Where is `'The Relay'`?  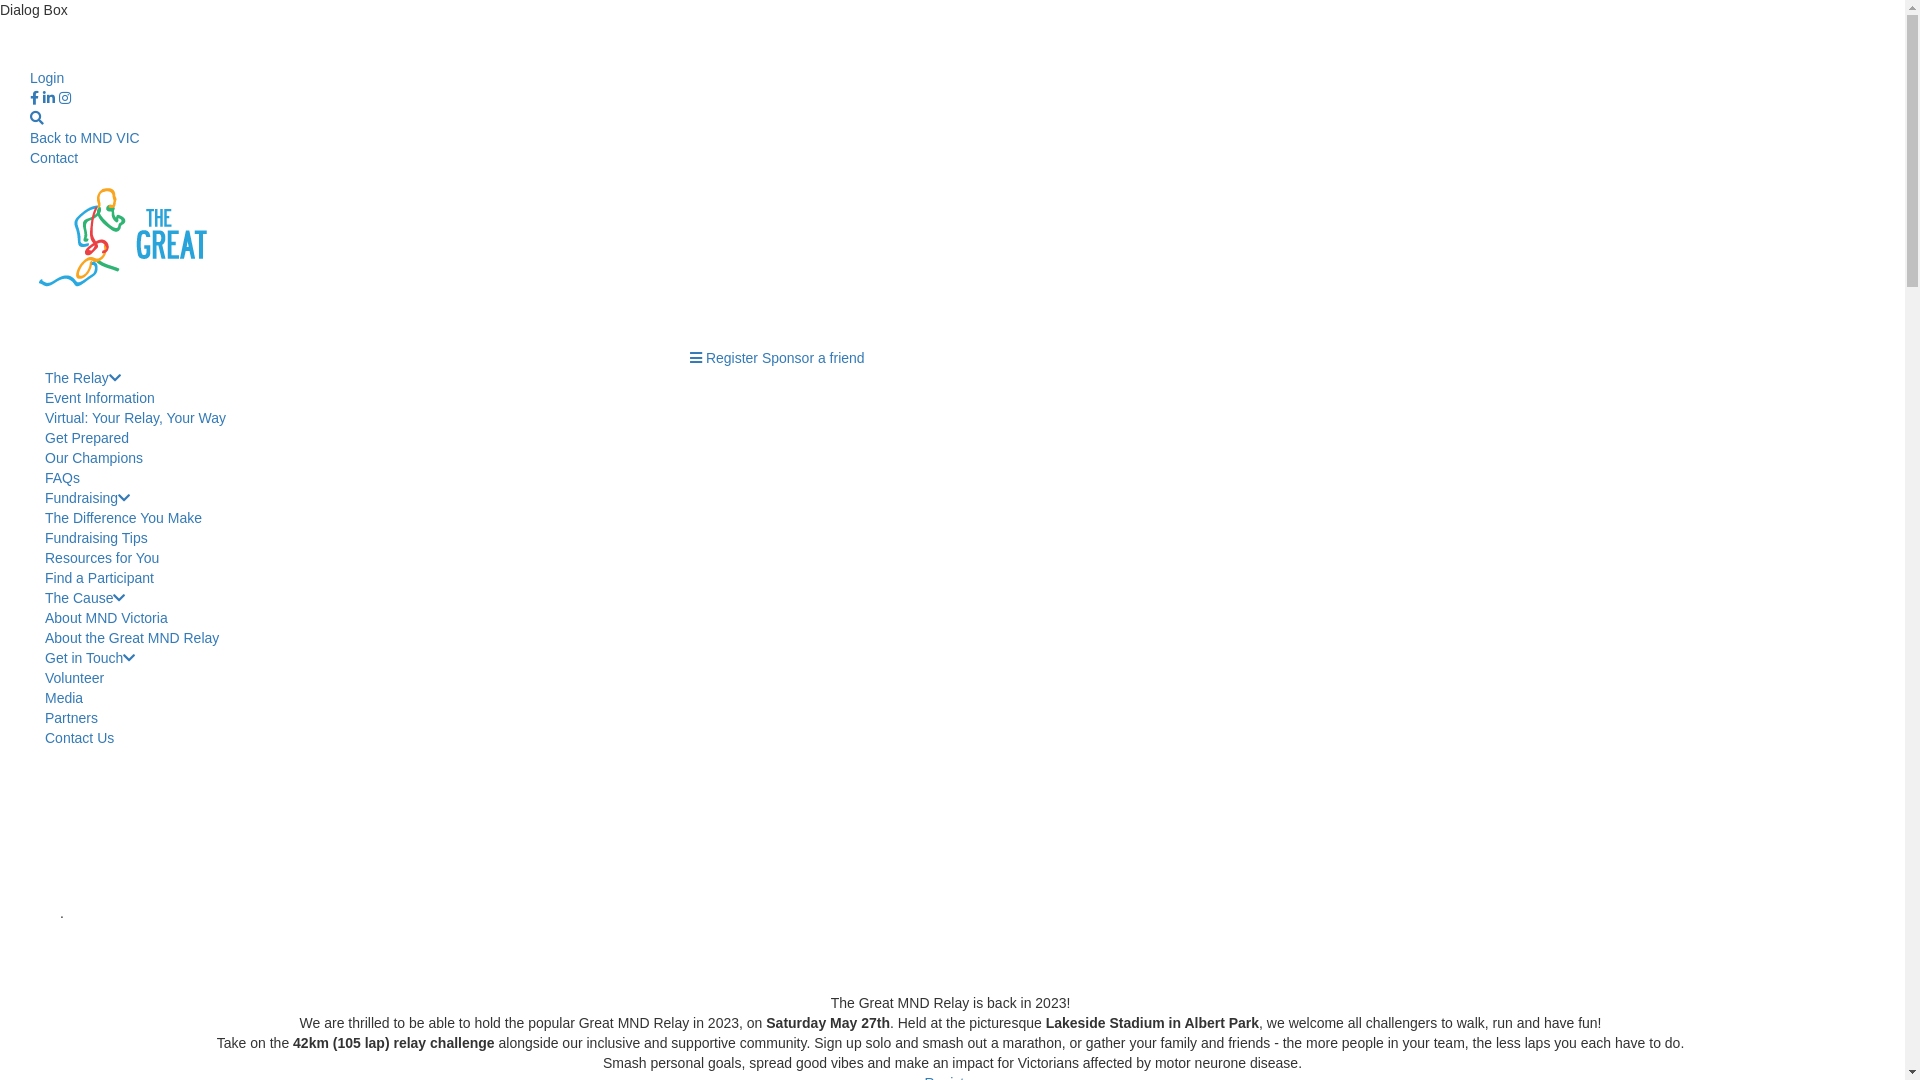 'The Relay' is located at coordinates (81, 378).